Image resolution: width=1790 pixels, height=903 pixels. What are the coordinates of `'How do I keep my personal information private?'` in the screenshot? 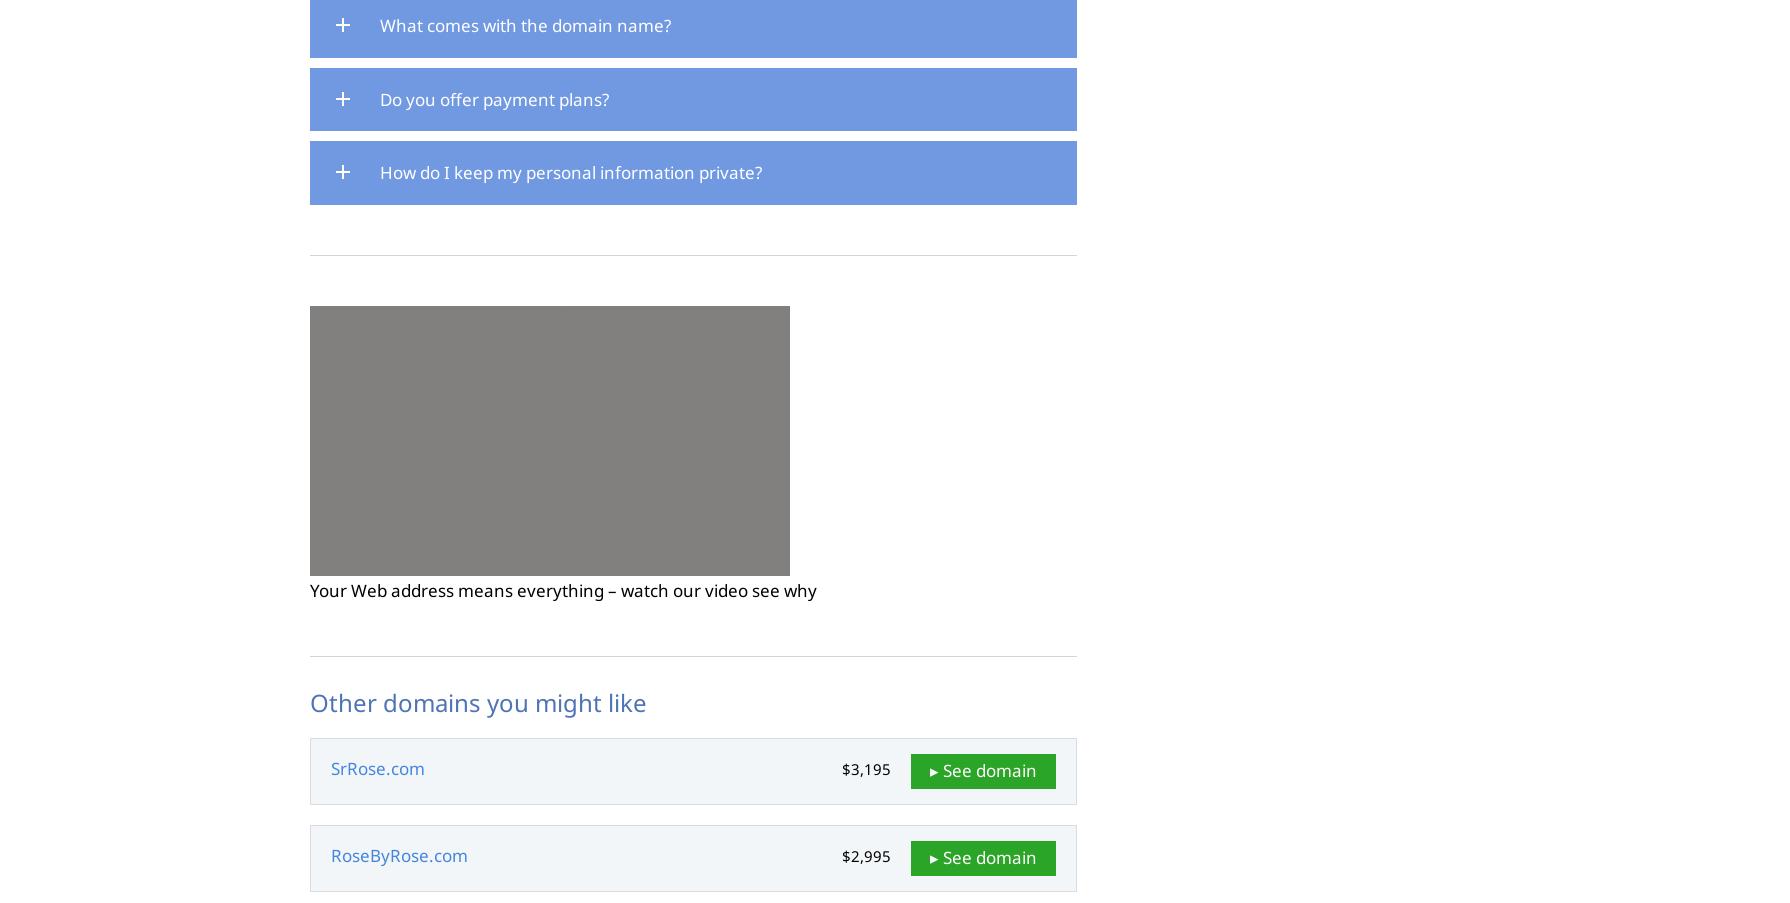 It's located at (570, 171).